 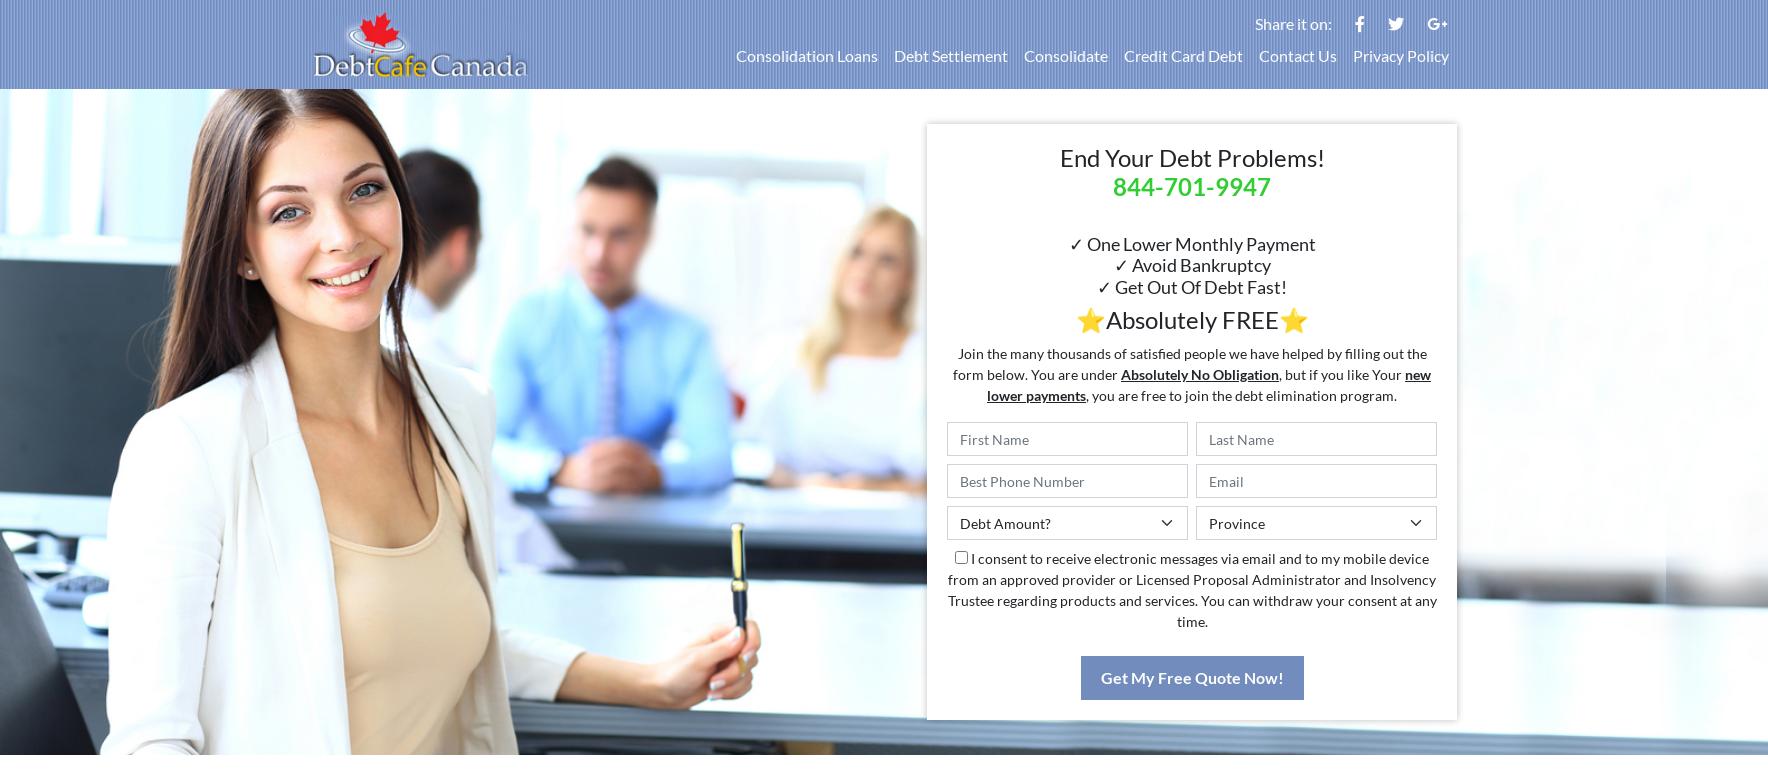 What do you see at coordinates (1363, 708) in the screenshot?
I see `'Home Ownership is not necessary'` at bounding box center [1363, 708].